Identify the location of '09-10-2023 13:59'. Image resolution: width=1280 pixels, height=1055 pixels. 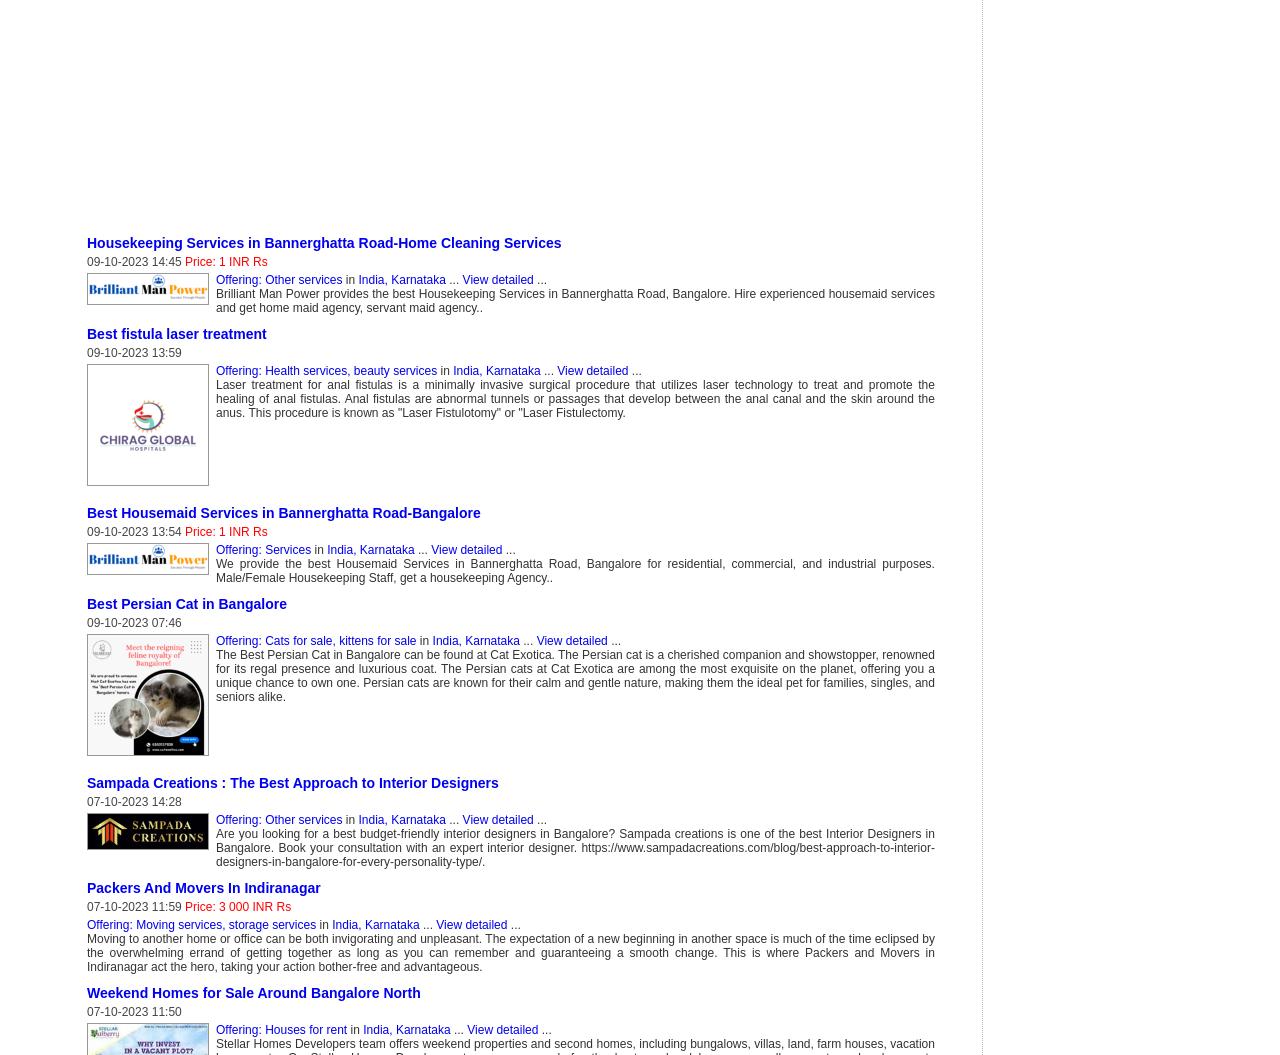
(86, 353).